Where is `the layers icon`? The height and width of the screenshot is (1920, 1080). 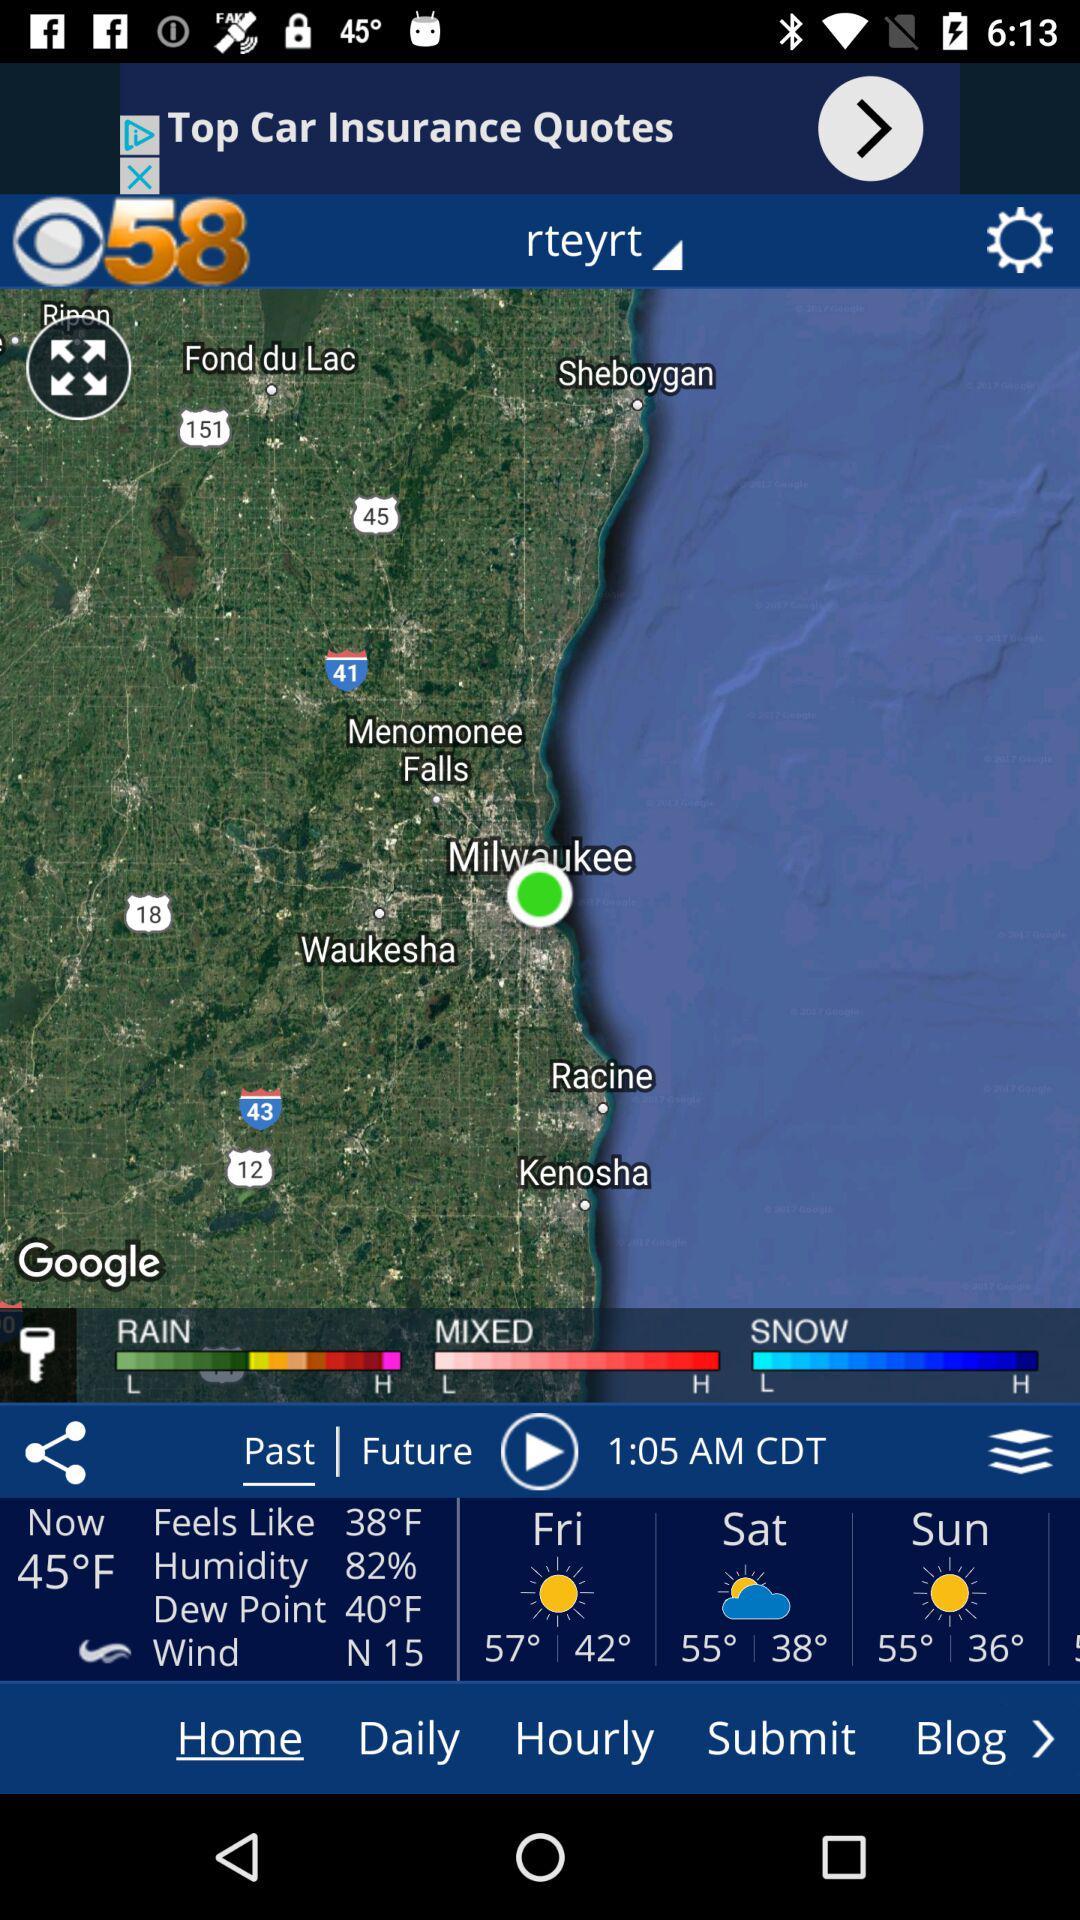
the layers icon is located at coordinates (1020, 1451).